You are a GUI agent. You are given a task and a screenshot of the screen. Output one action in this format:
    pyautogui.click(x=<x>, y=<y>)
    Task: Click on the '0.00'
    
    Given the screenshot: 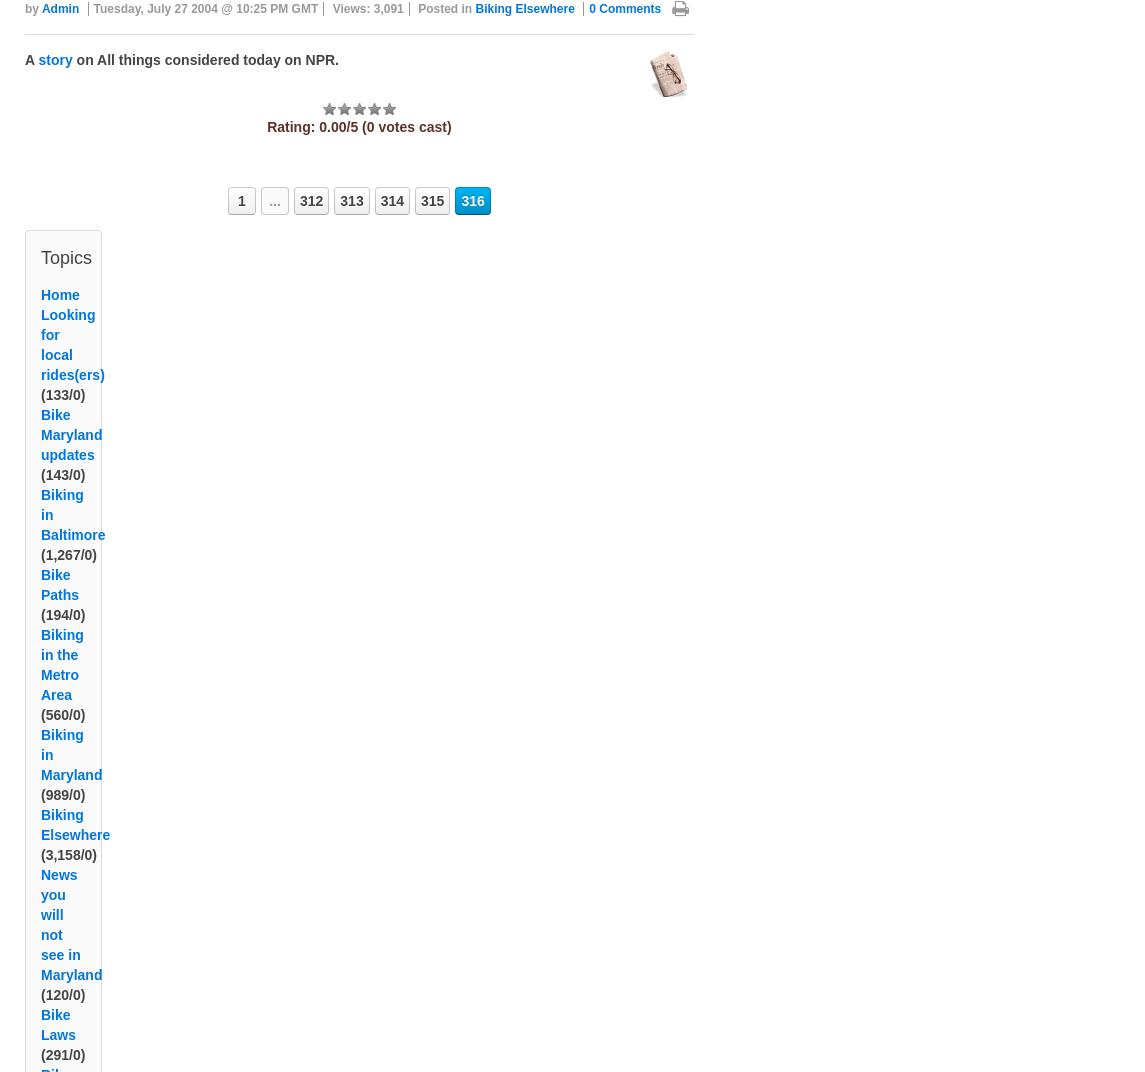 What is the action you would take?
    pyautogui.click(x=331, y=125)
    